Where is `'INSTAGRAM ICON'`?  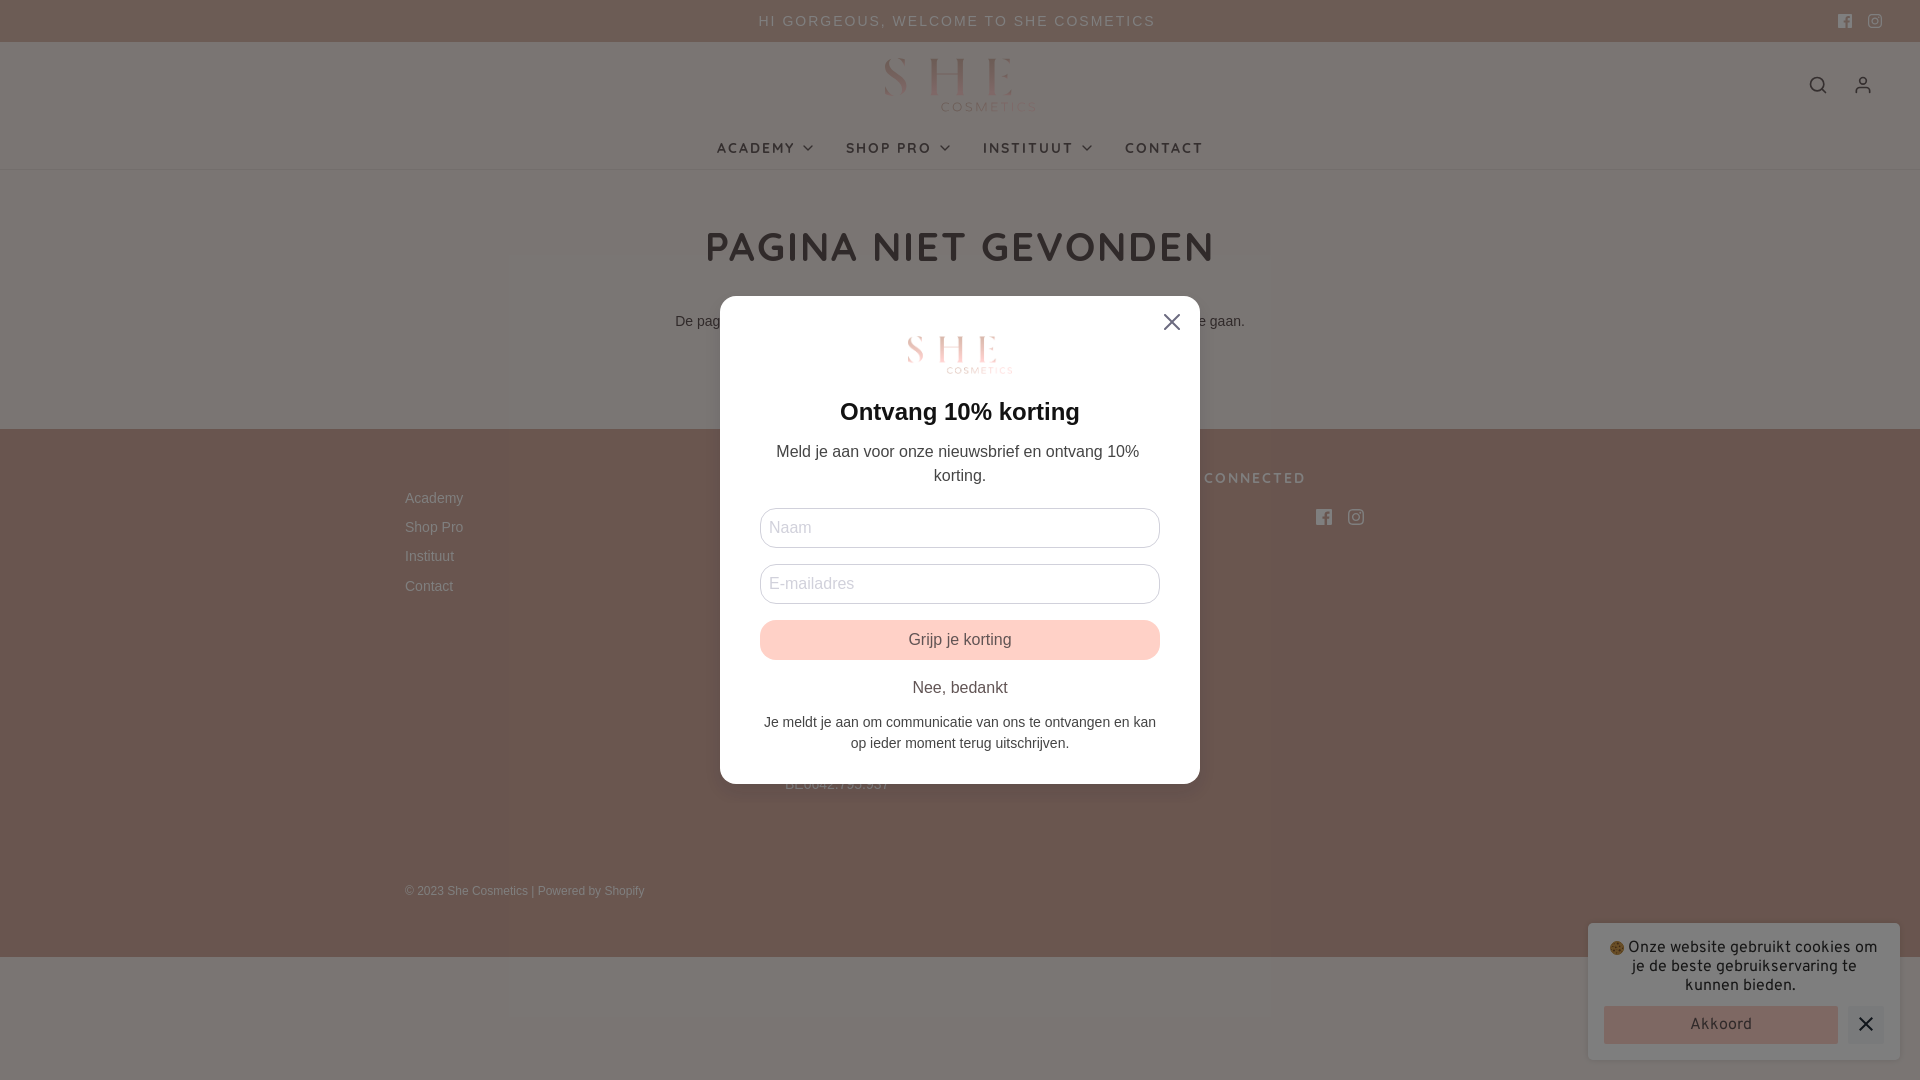 'INSTAGRAM ICON' is located at coordinates (1874, 20).